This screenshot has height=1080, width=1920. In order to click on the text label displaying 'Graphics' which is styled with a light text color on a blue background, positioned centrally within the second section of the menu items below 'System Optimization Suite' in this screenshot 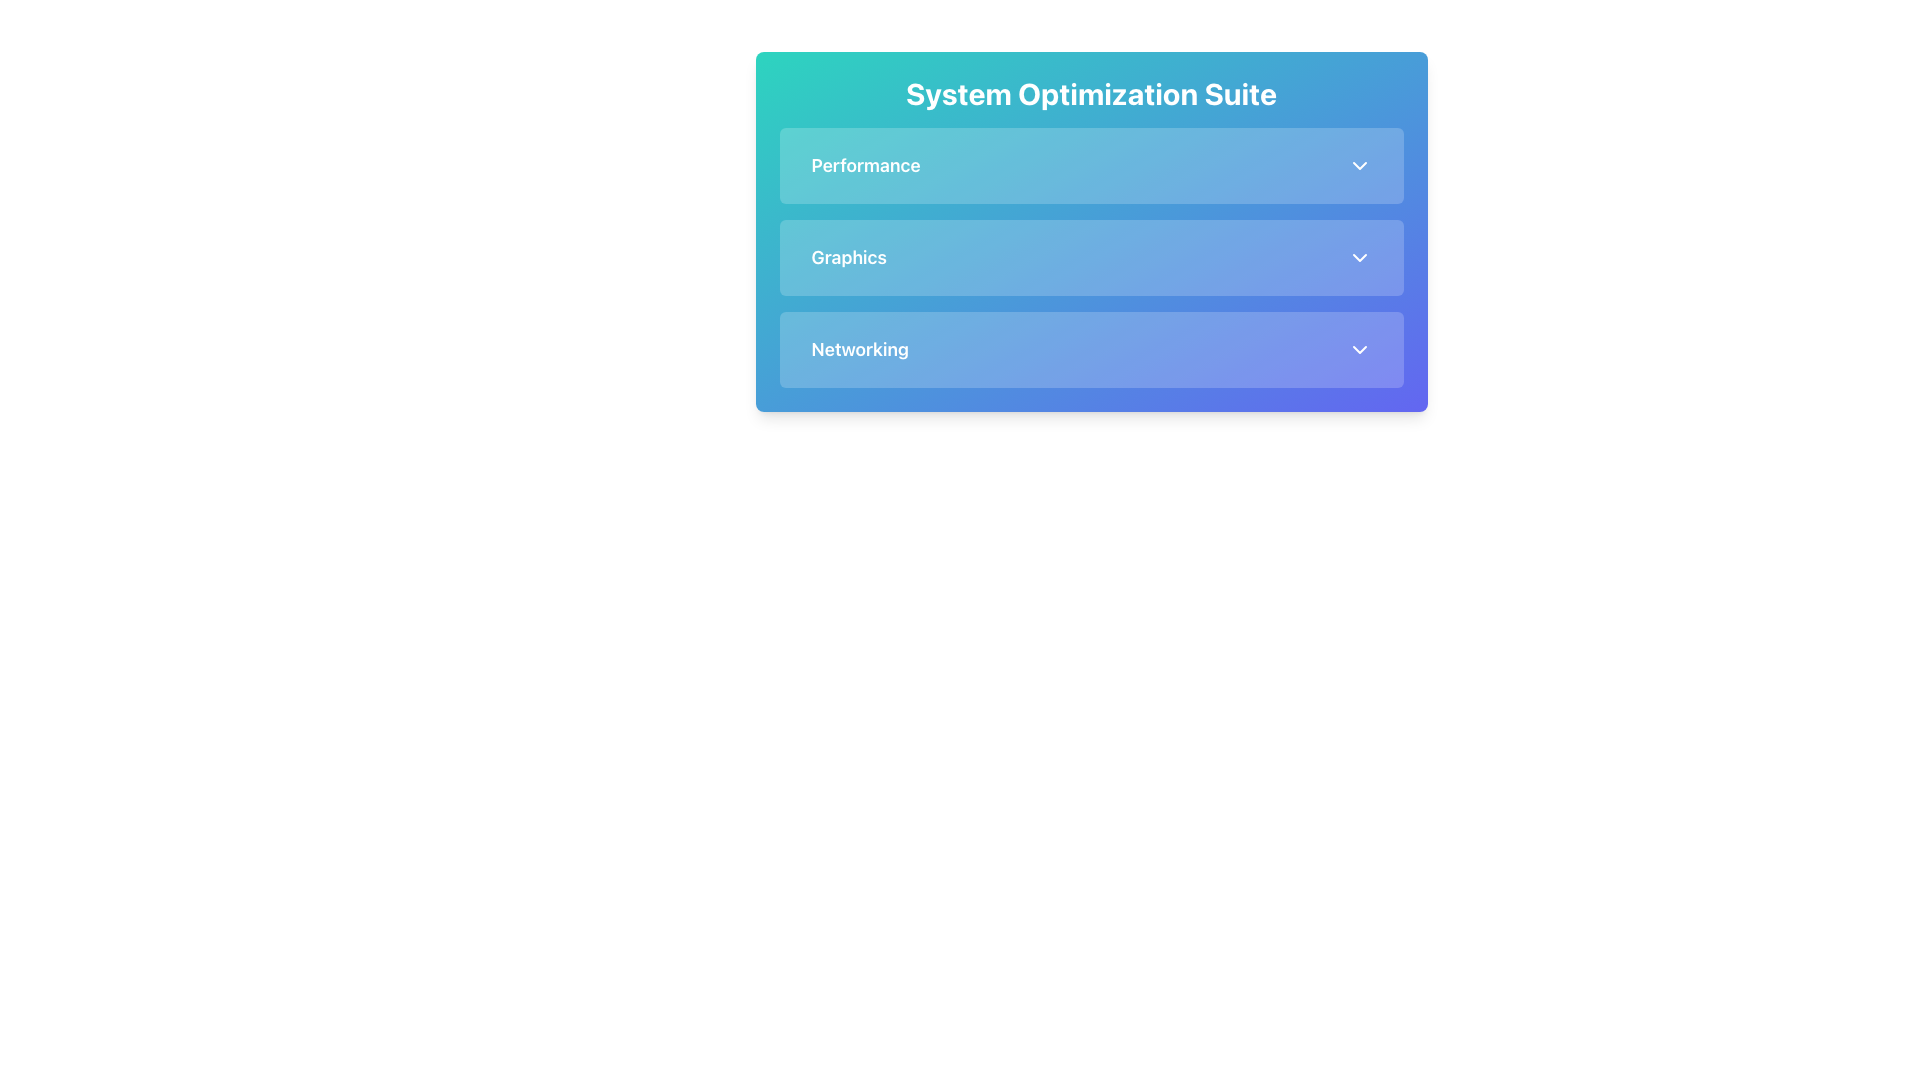, I will do `click(849, 257)`.